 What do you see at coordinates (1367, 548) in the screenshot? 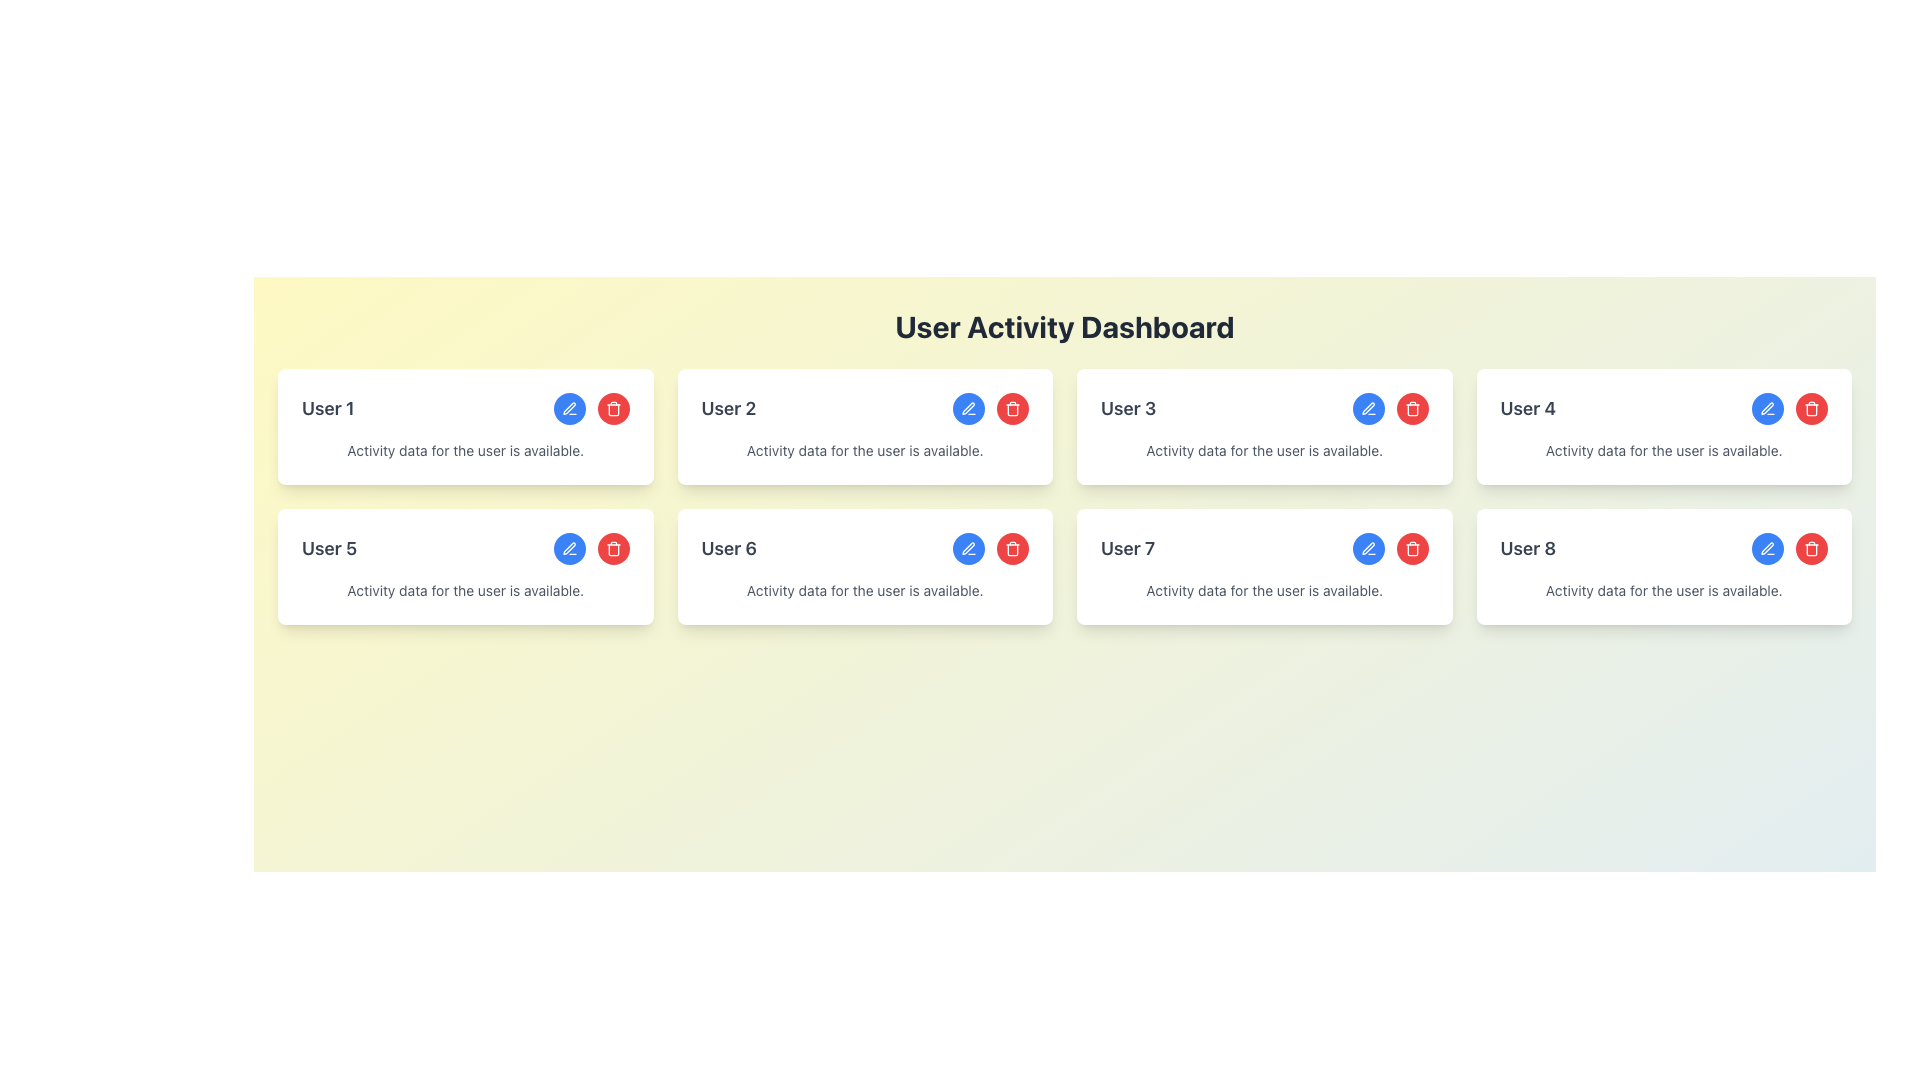
I see `the edit icon button located in the card labeled 'User 7' in the bottom row and second column of the user activity dashboard` at bounding box center [1367, 548].